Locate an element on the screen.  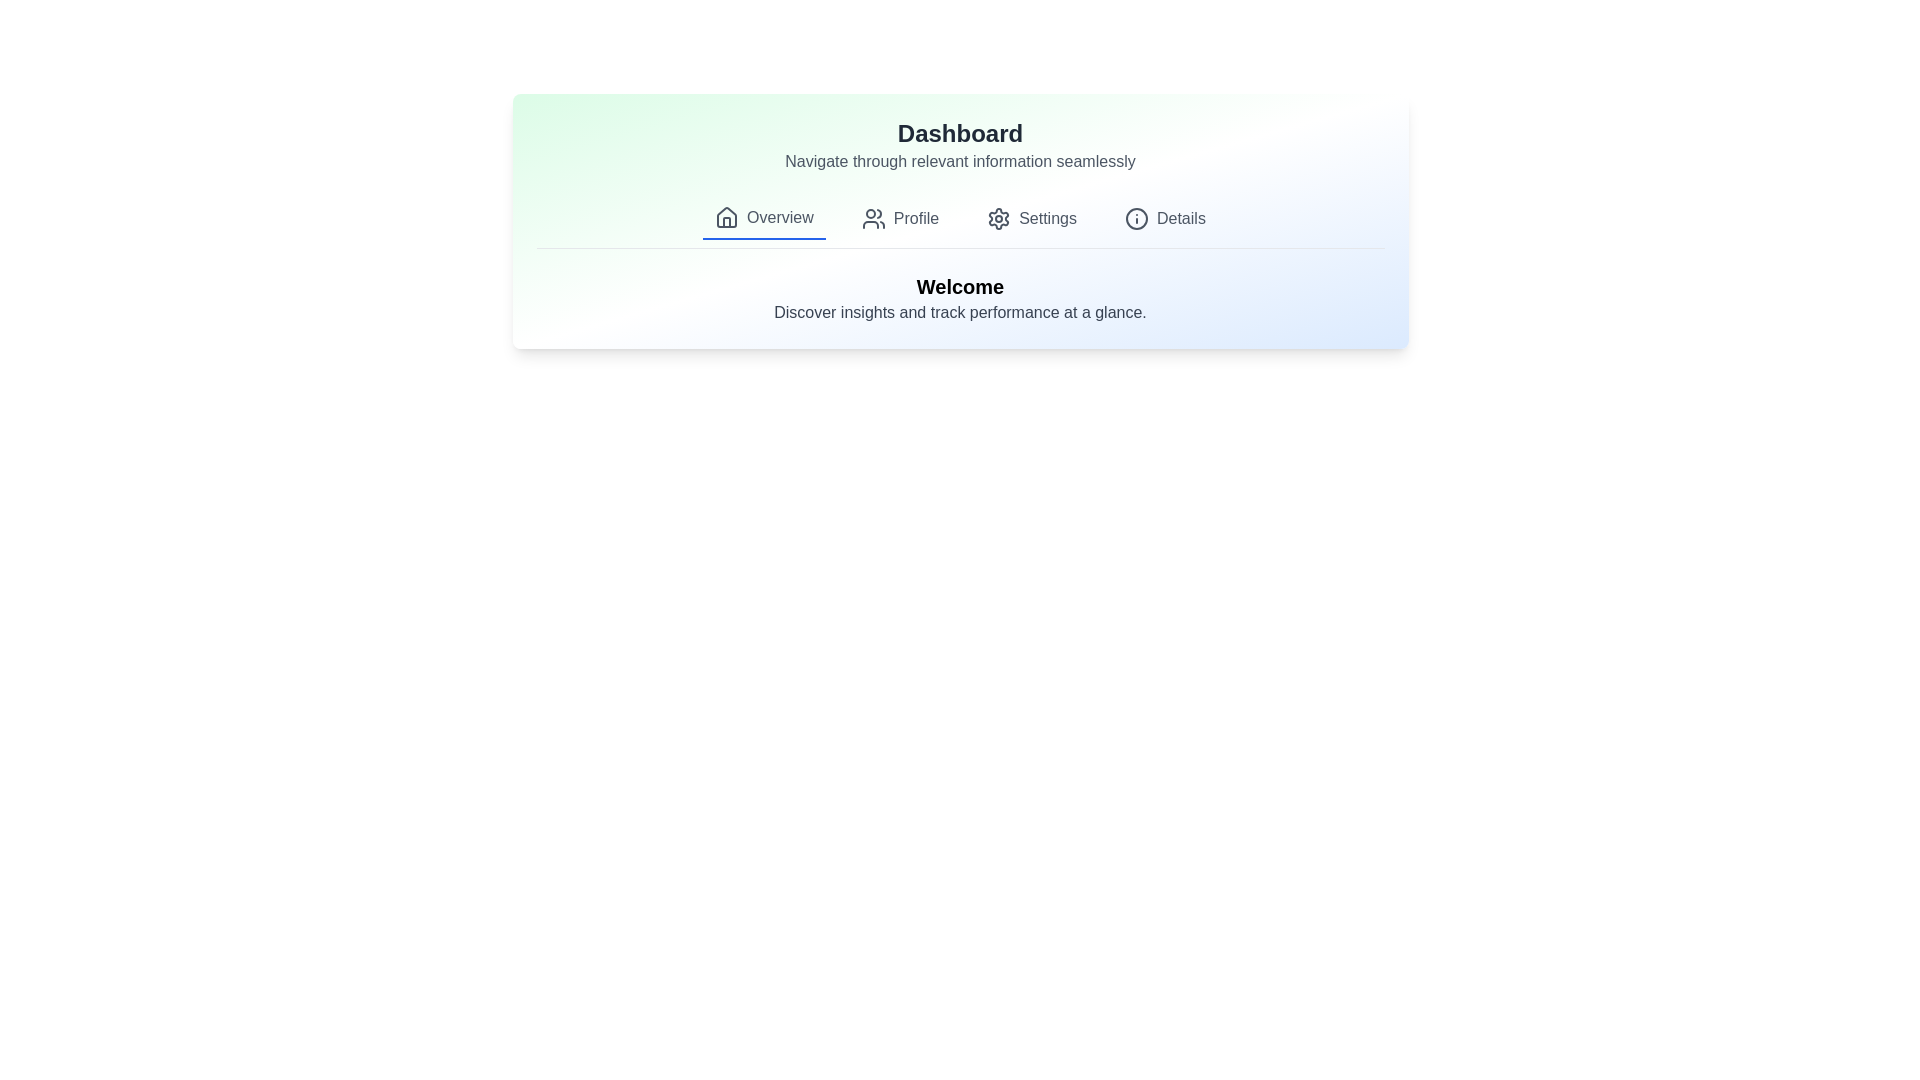
the 'Overview' tab, which is the first item in the navigation bar with a house icon is located at coordinates (763, 219).